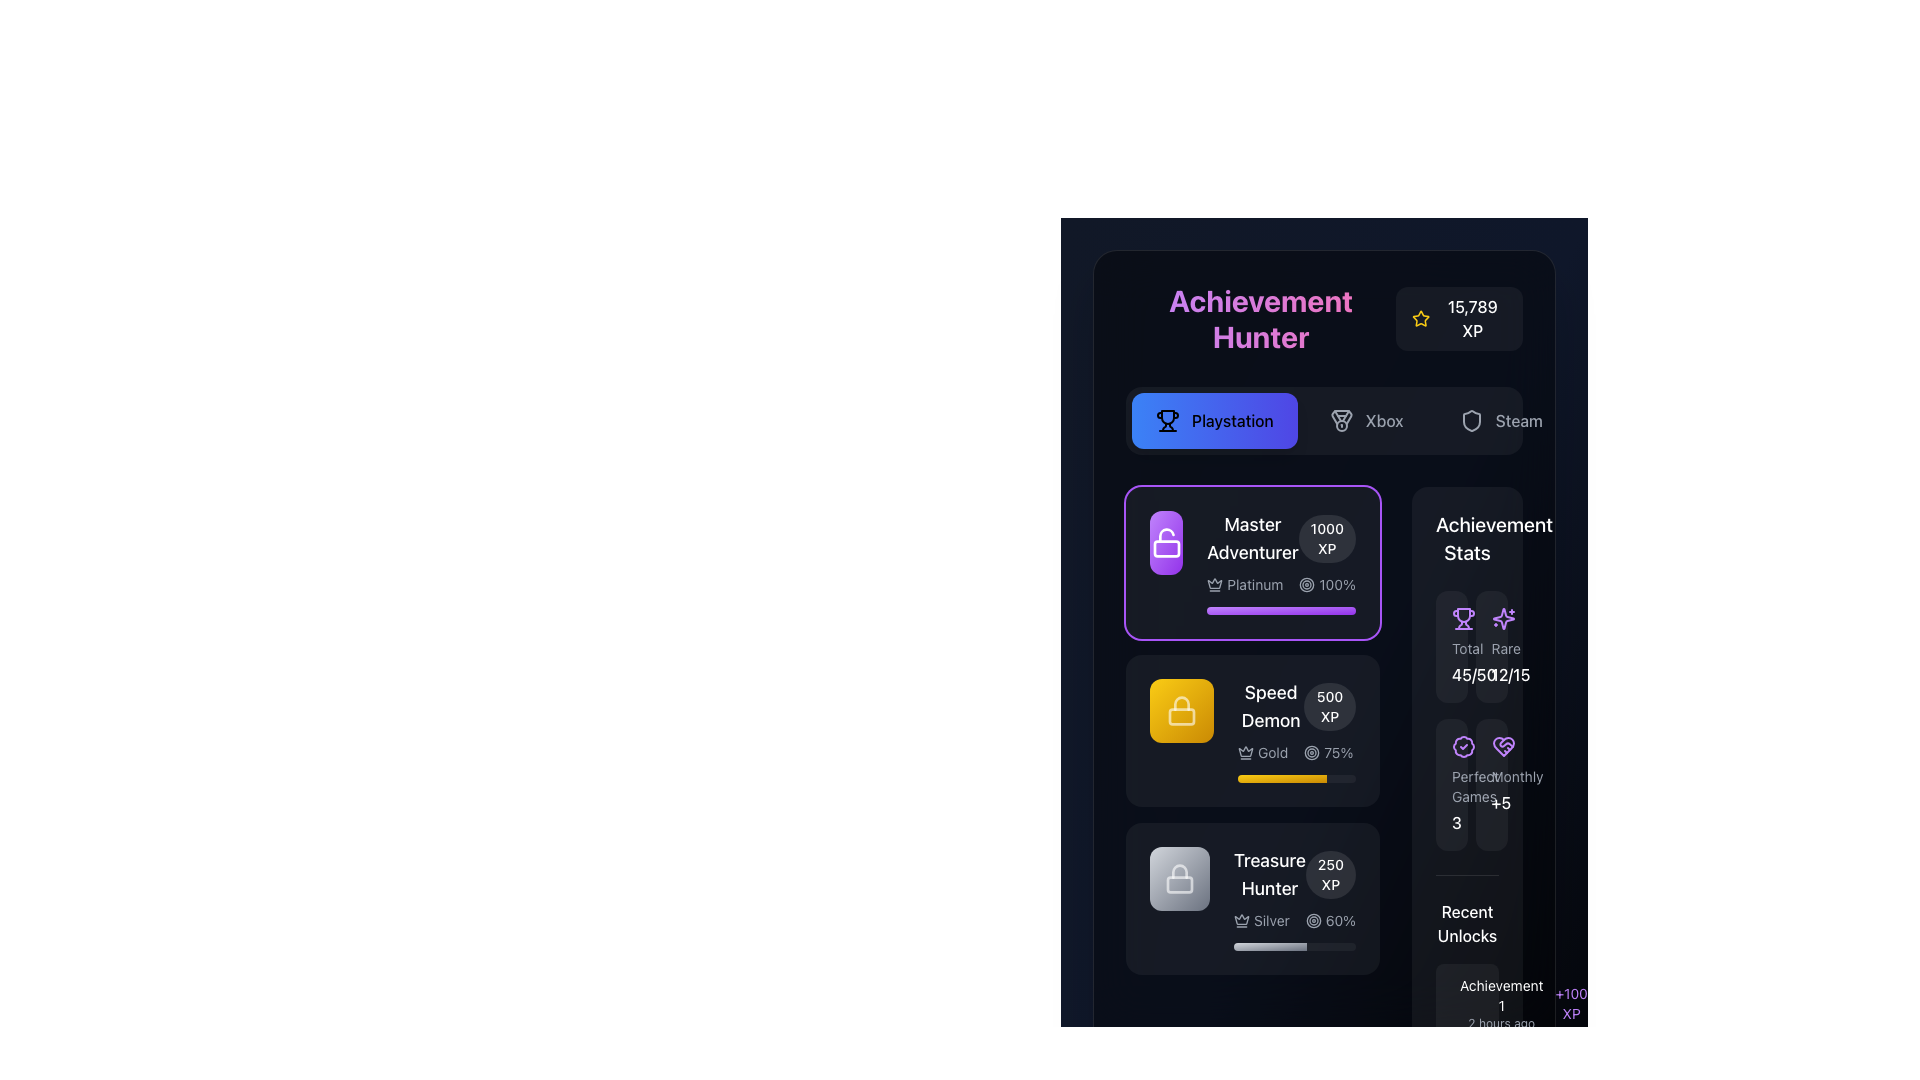  Describe the element at coordinates (1262, 752) in the screenshot. I see `the 'Gold' label with a crown icon, which is positioned to the left of the '75%' text within the 'Speed Demon' card` at that location.